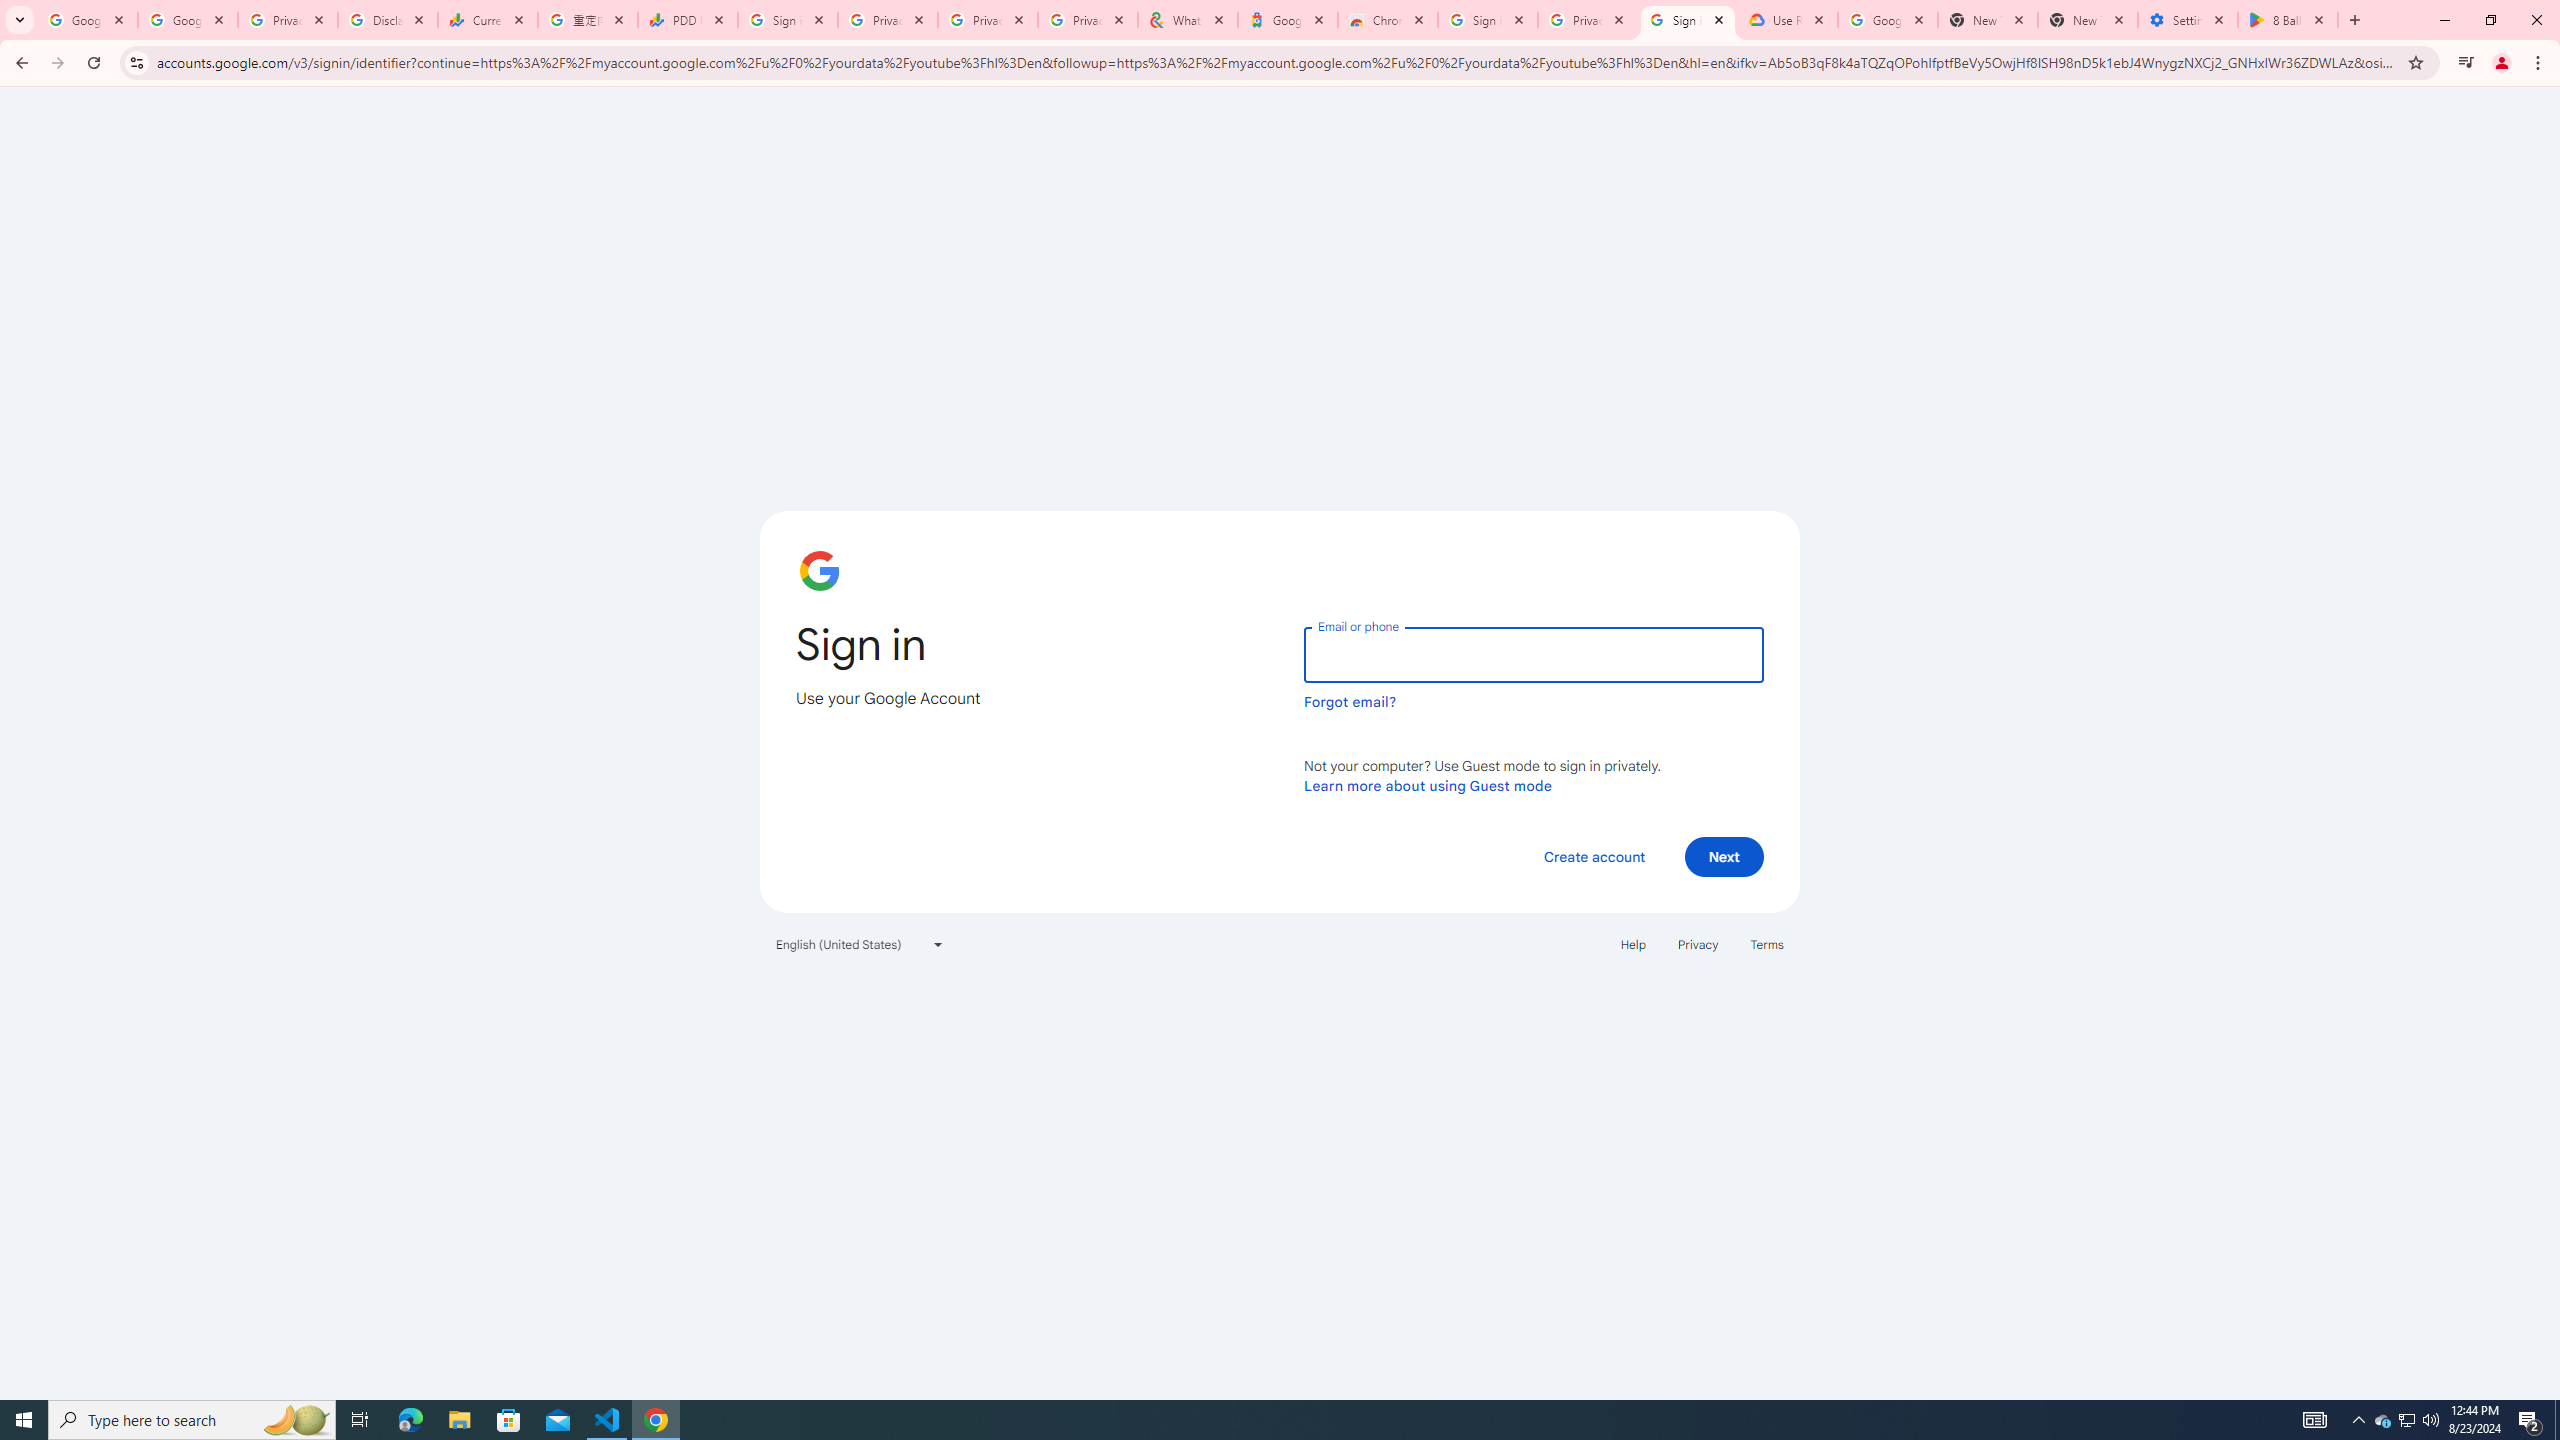 Image resolution: width=2560 pixels, height=1440 pixels. Describe the element at coordinates (688, 19) in the screenshot. I see `'PDD Holdings Inc - ADR (PDD) Price & News - Google Finance'` at that location.